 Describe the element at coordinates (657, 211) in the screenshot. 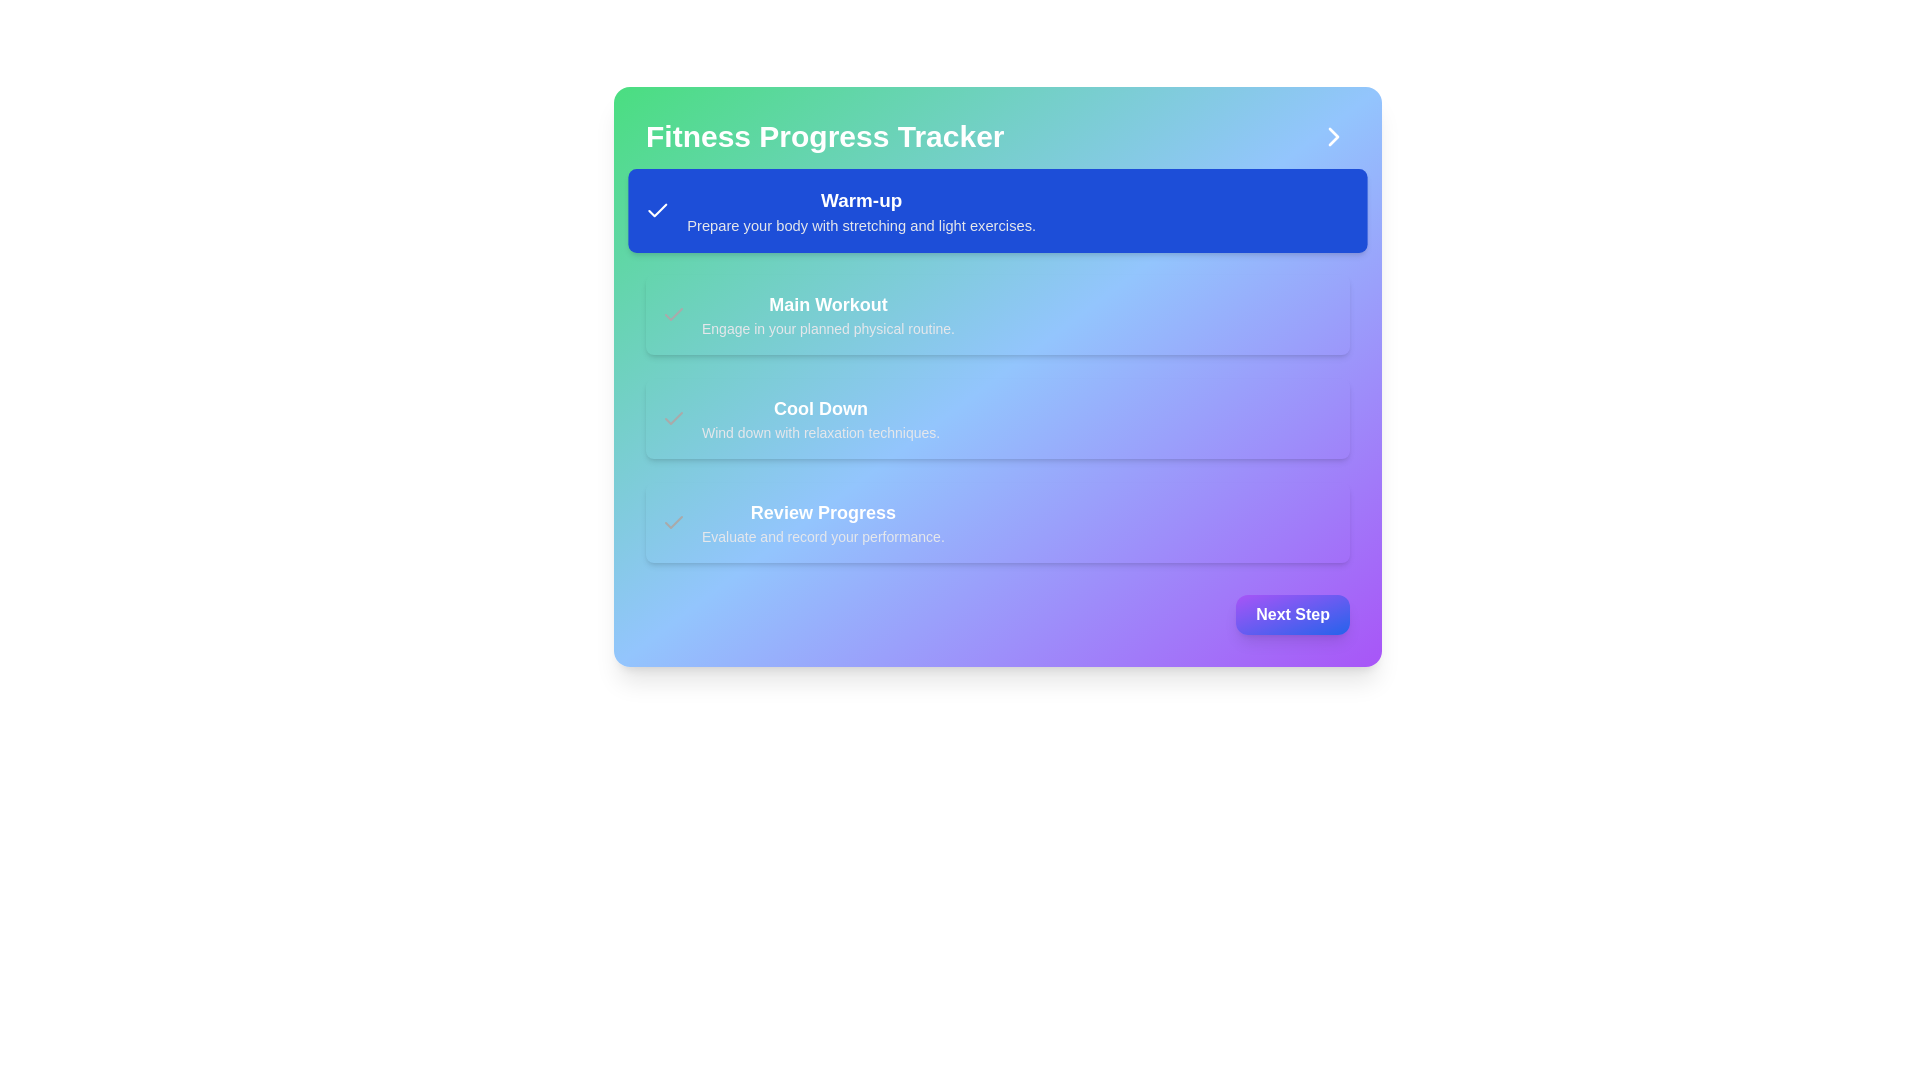

I see `the checkmark icon within the blue rounded rectangular section labeled 'Warm-up', which is the first item in the list of activities` at that location.